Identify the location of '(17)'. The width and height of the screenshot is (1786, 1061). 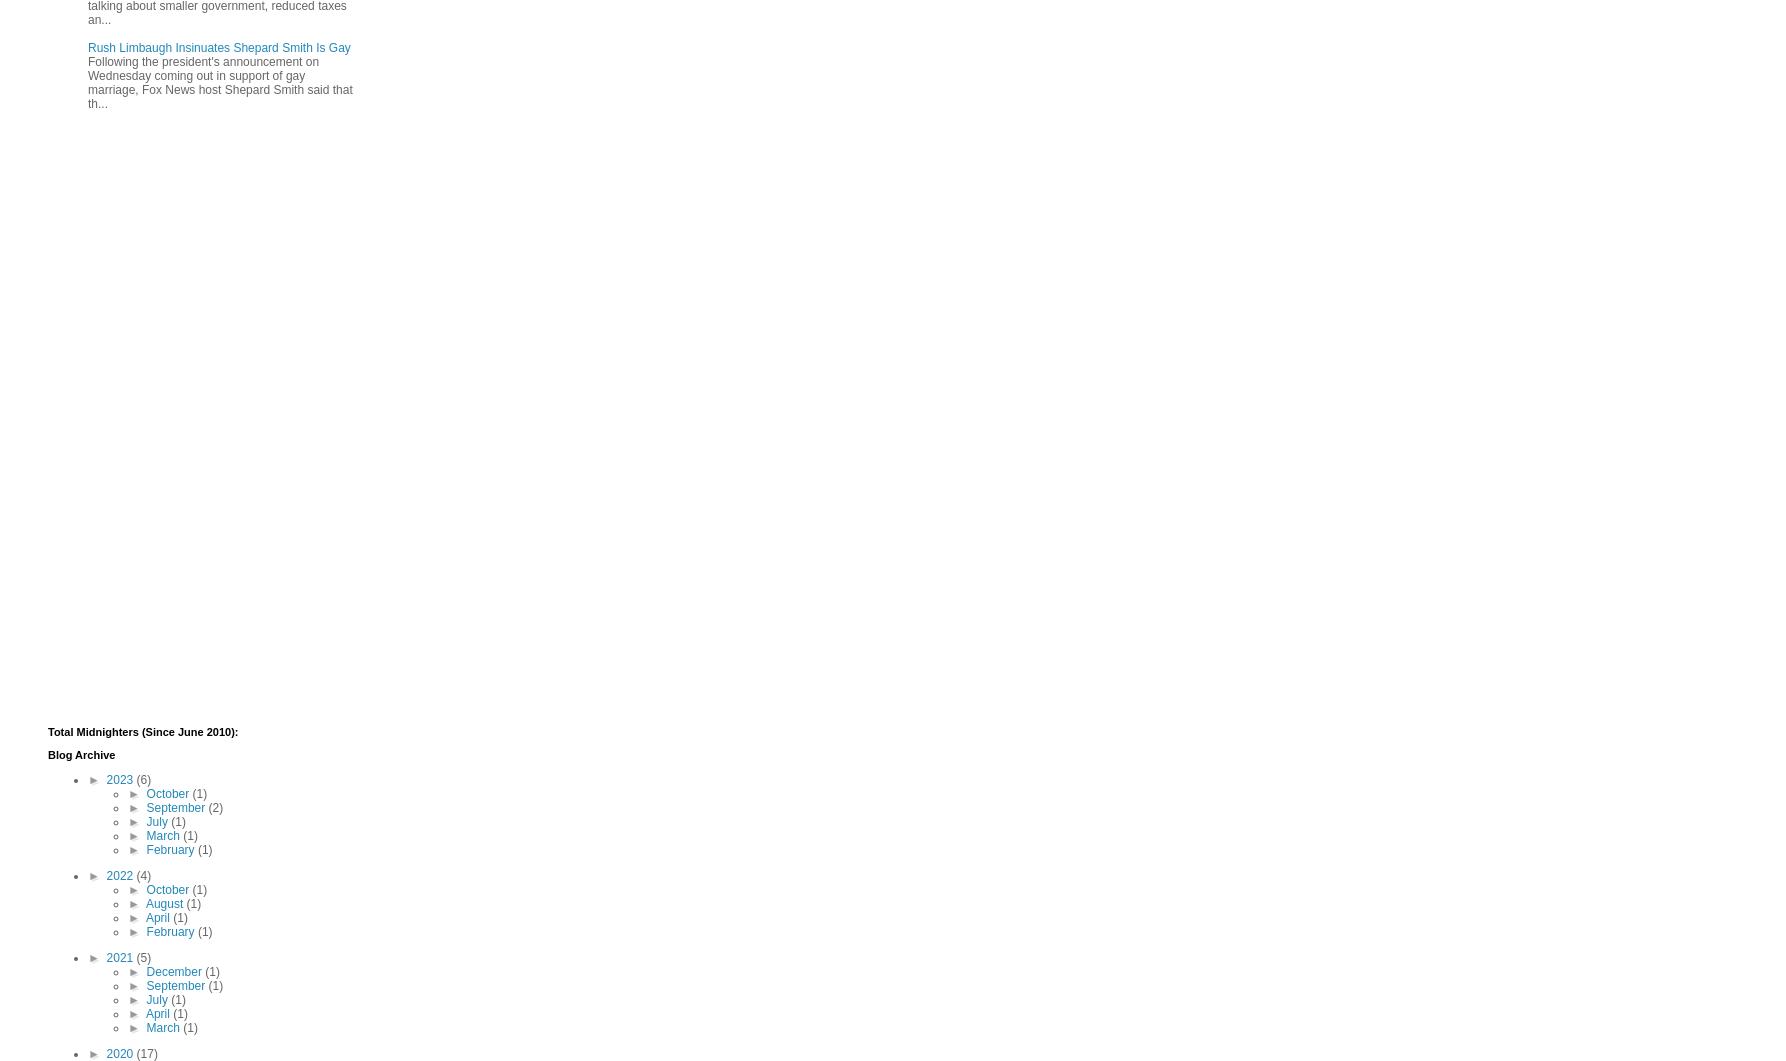
(146, 1052).